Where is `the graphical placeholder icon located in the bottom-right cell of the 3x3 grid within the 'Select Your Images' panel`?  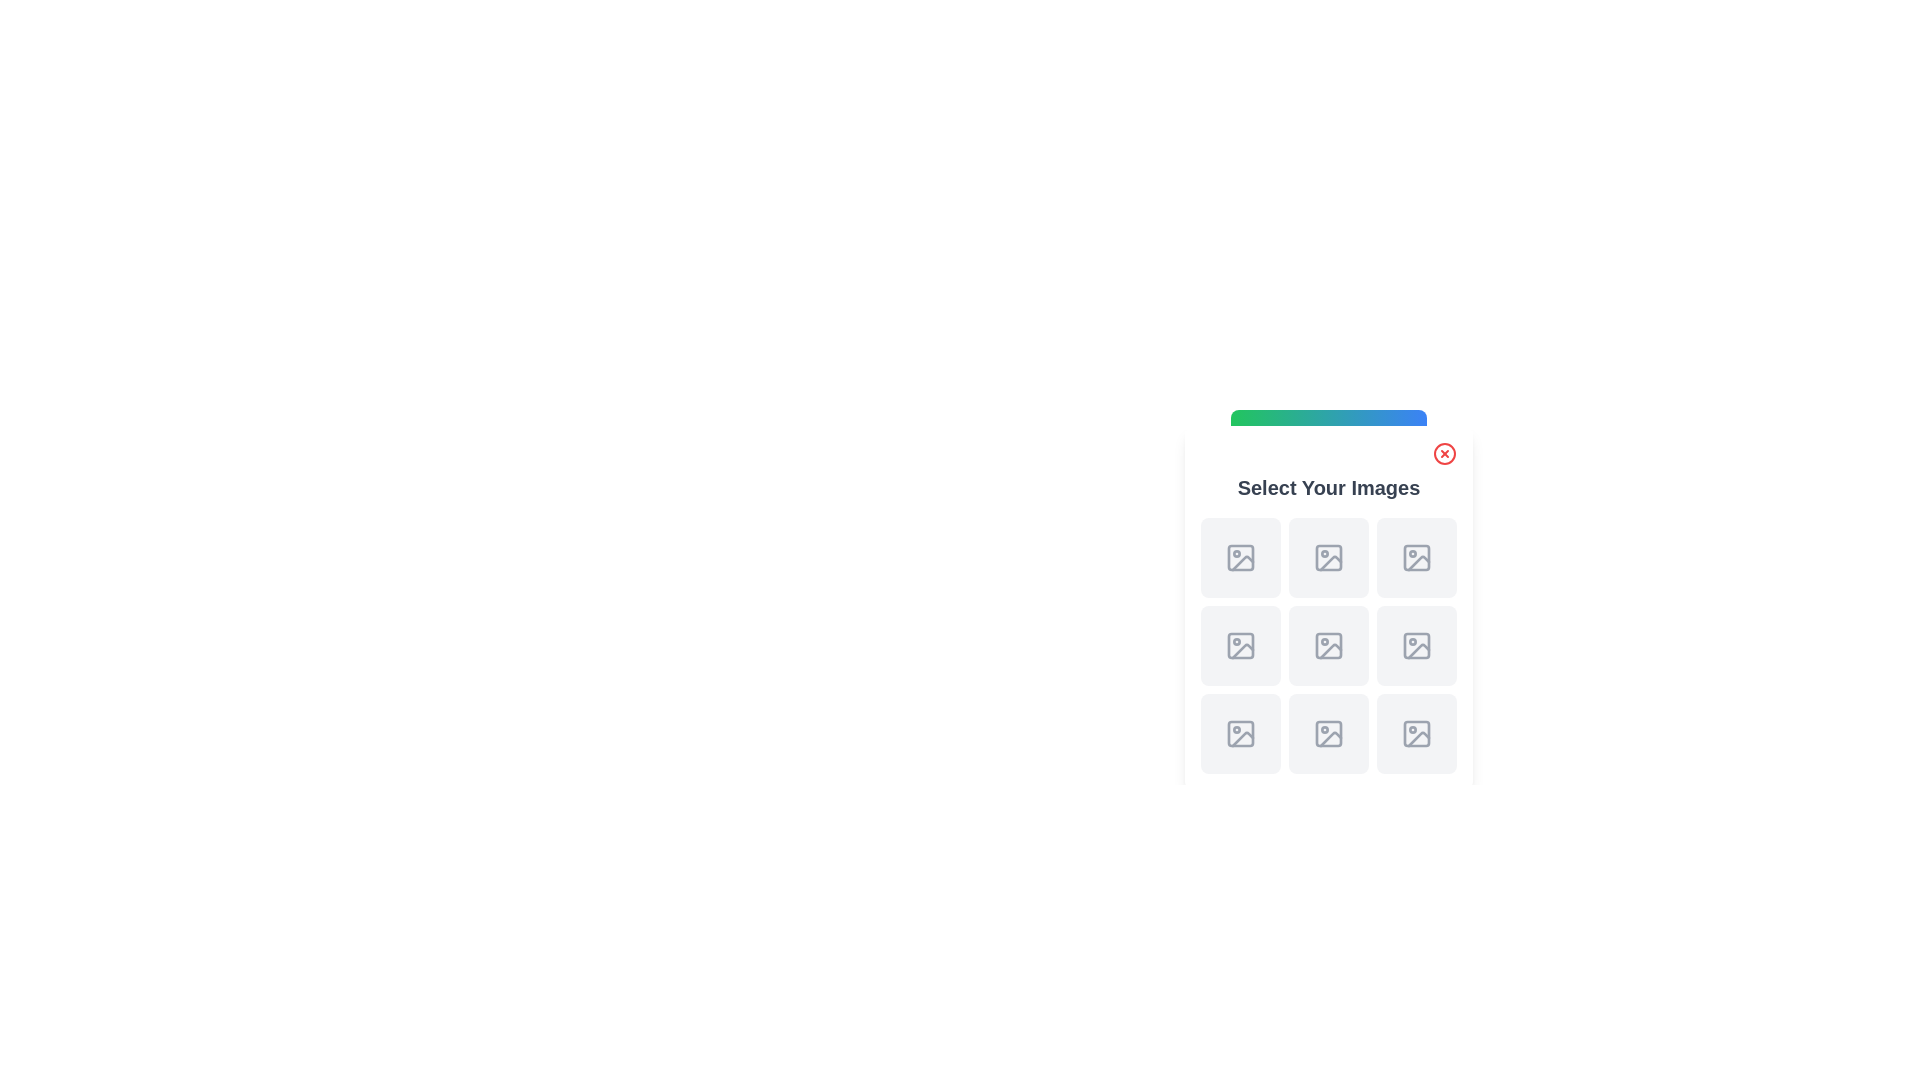 the graphical placeholder icon located in the bottom-right cell of the 3x3 grid within the 'Select Your Images' panel is located at coordinates (1240, 733).